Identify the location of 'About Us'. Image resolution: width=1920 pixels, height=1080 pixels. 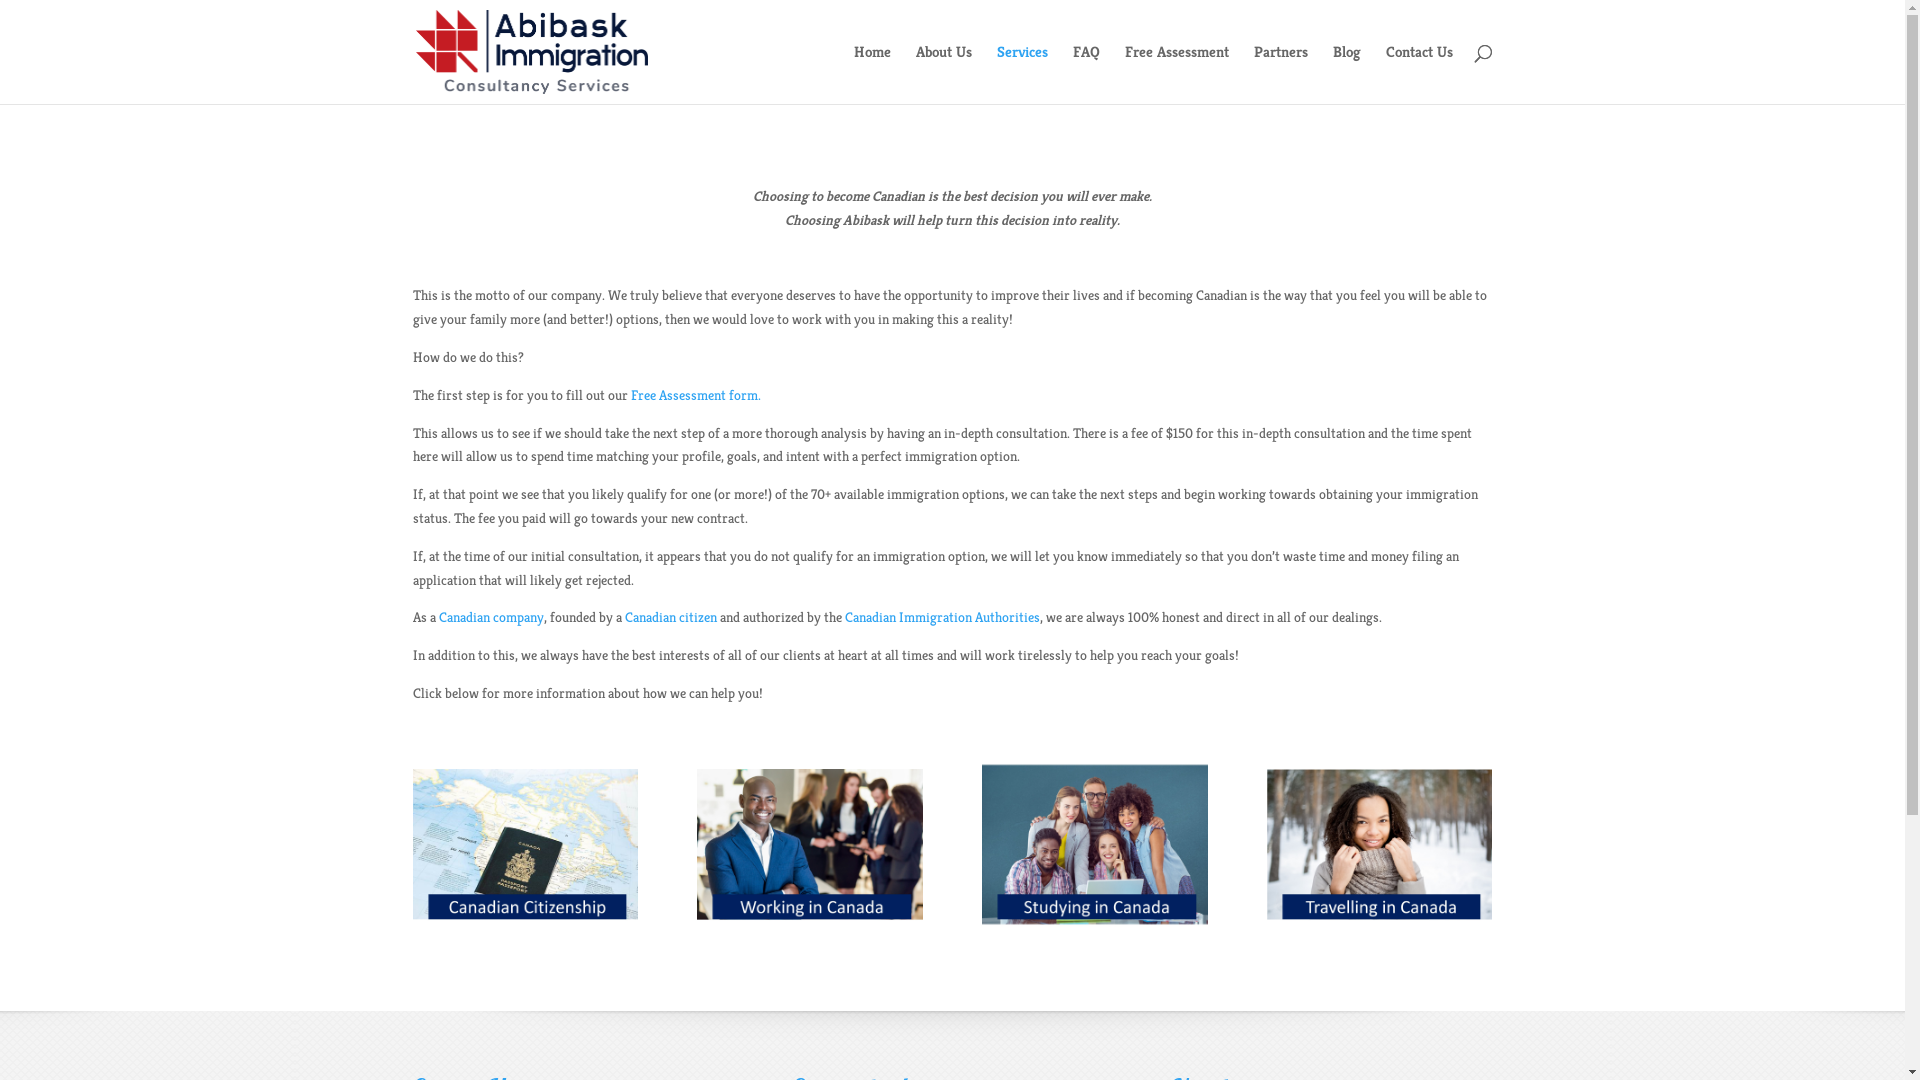
(943, 73).